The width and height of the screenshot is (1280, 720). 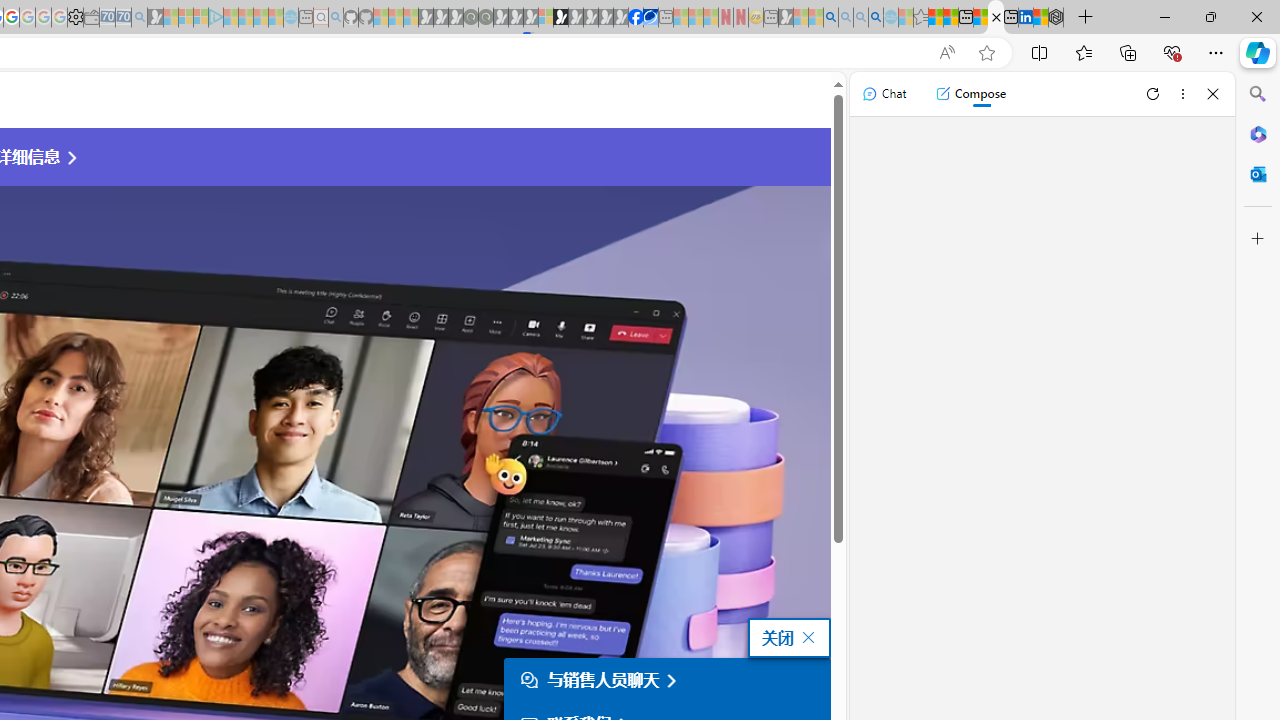 What do you see at coordinates (1257, 238) in the screenshot?
I see `'Close Customize pane'` at bounding box center [1257, 238].